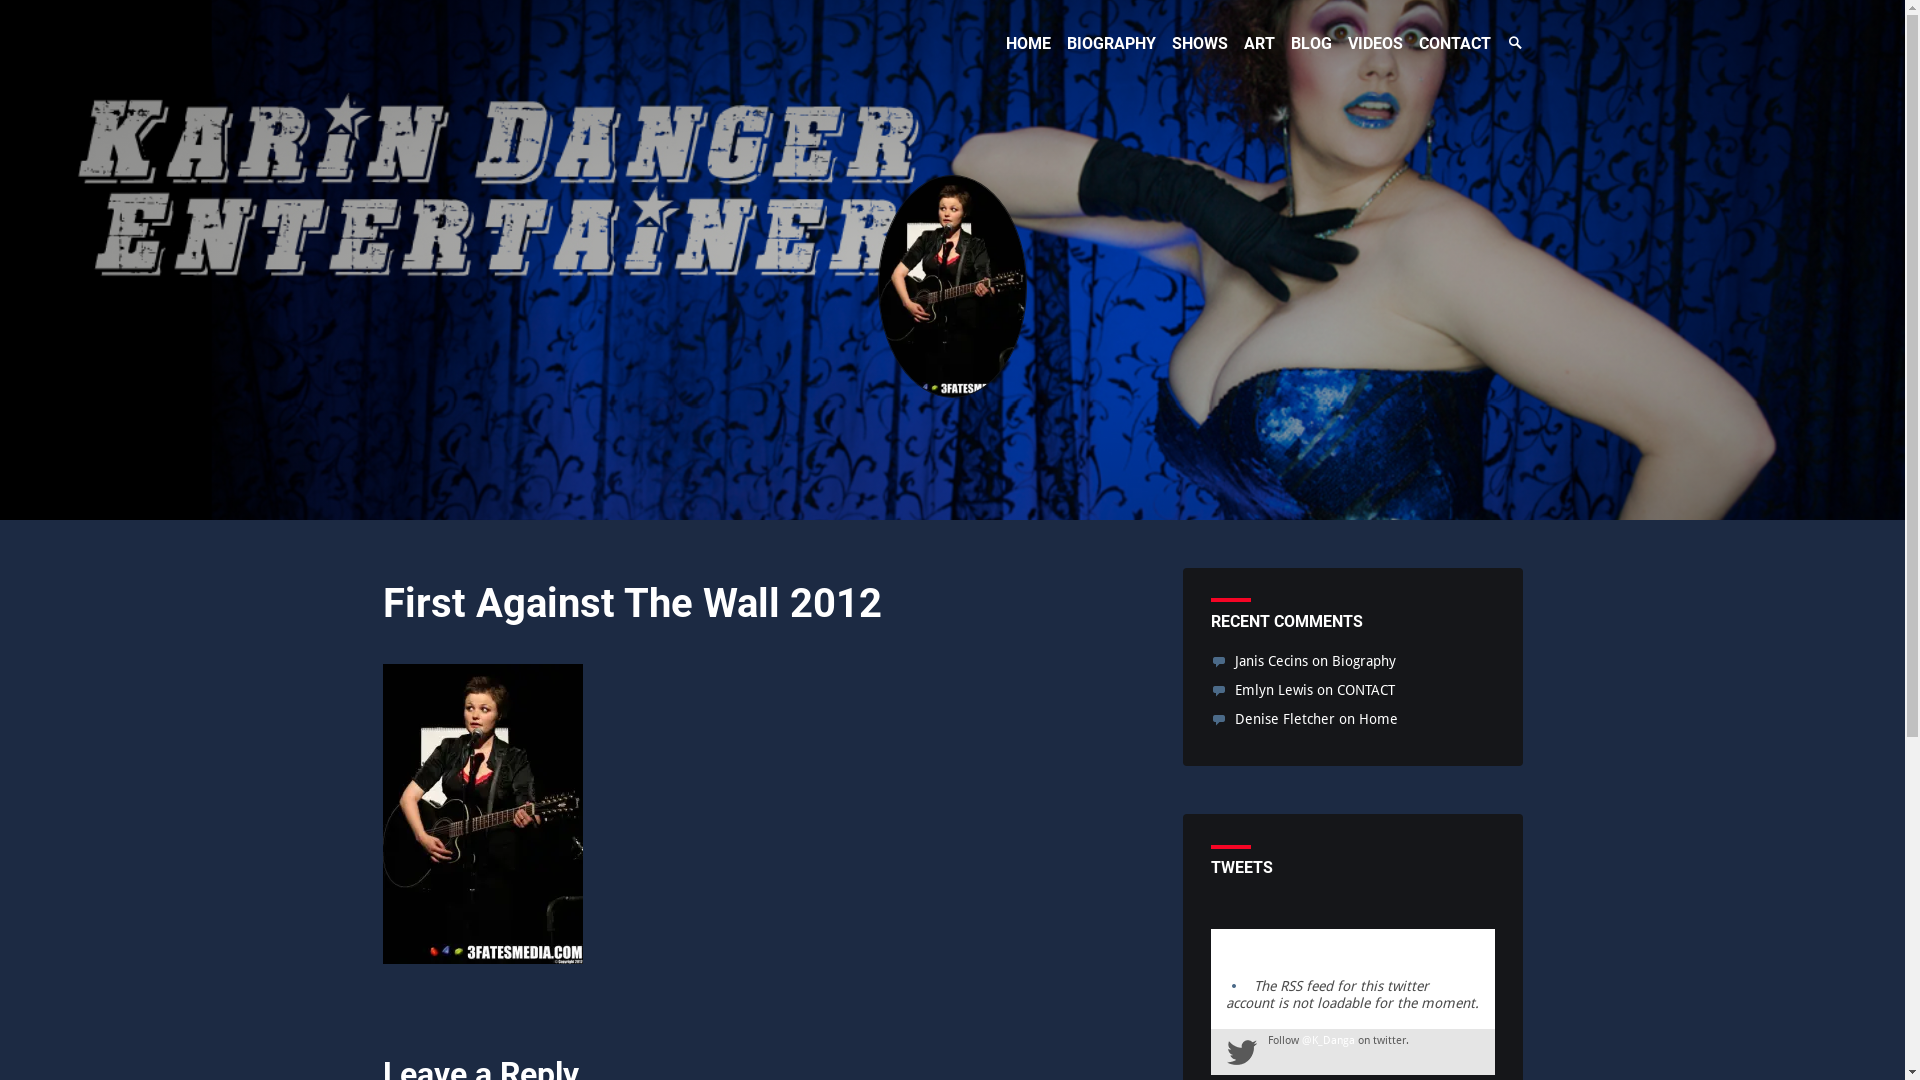  What do you see at coordinates (1109, 43) in the screenshot?
I see `'BIOGRAPHY'` at bounding box center [1109, 43].